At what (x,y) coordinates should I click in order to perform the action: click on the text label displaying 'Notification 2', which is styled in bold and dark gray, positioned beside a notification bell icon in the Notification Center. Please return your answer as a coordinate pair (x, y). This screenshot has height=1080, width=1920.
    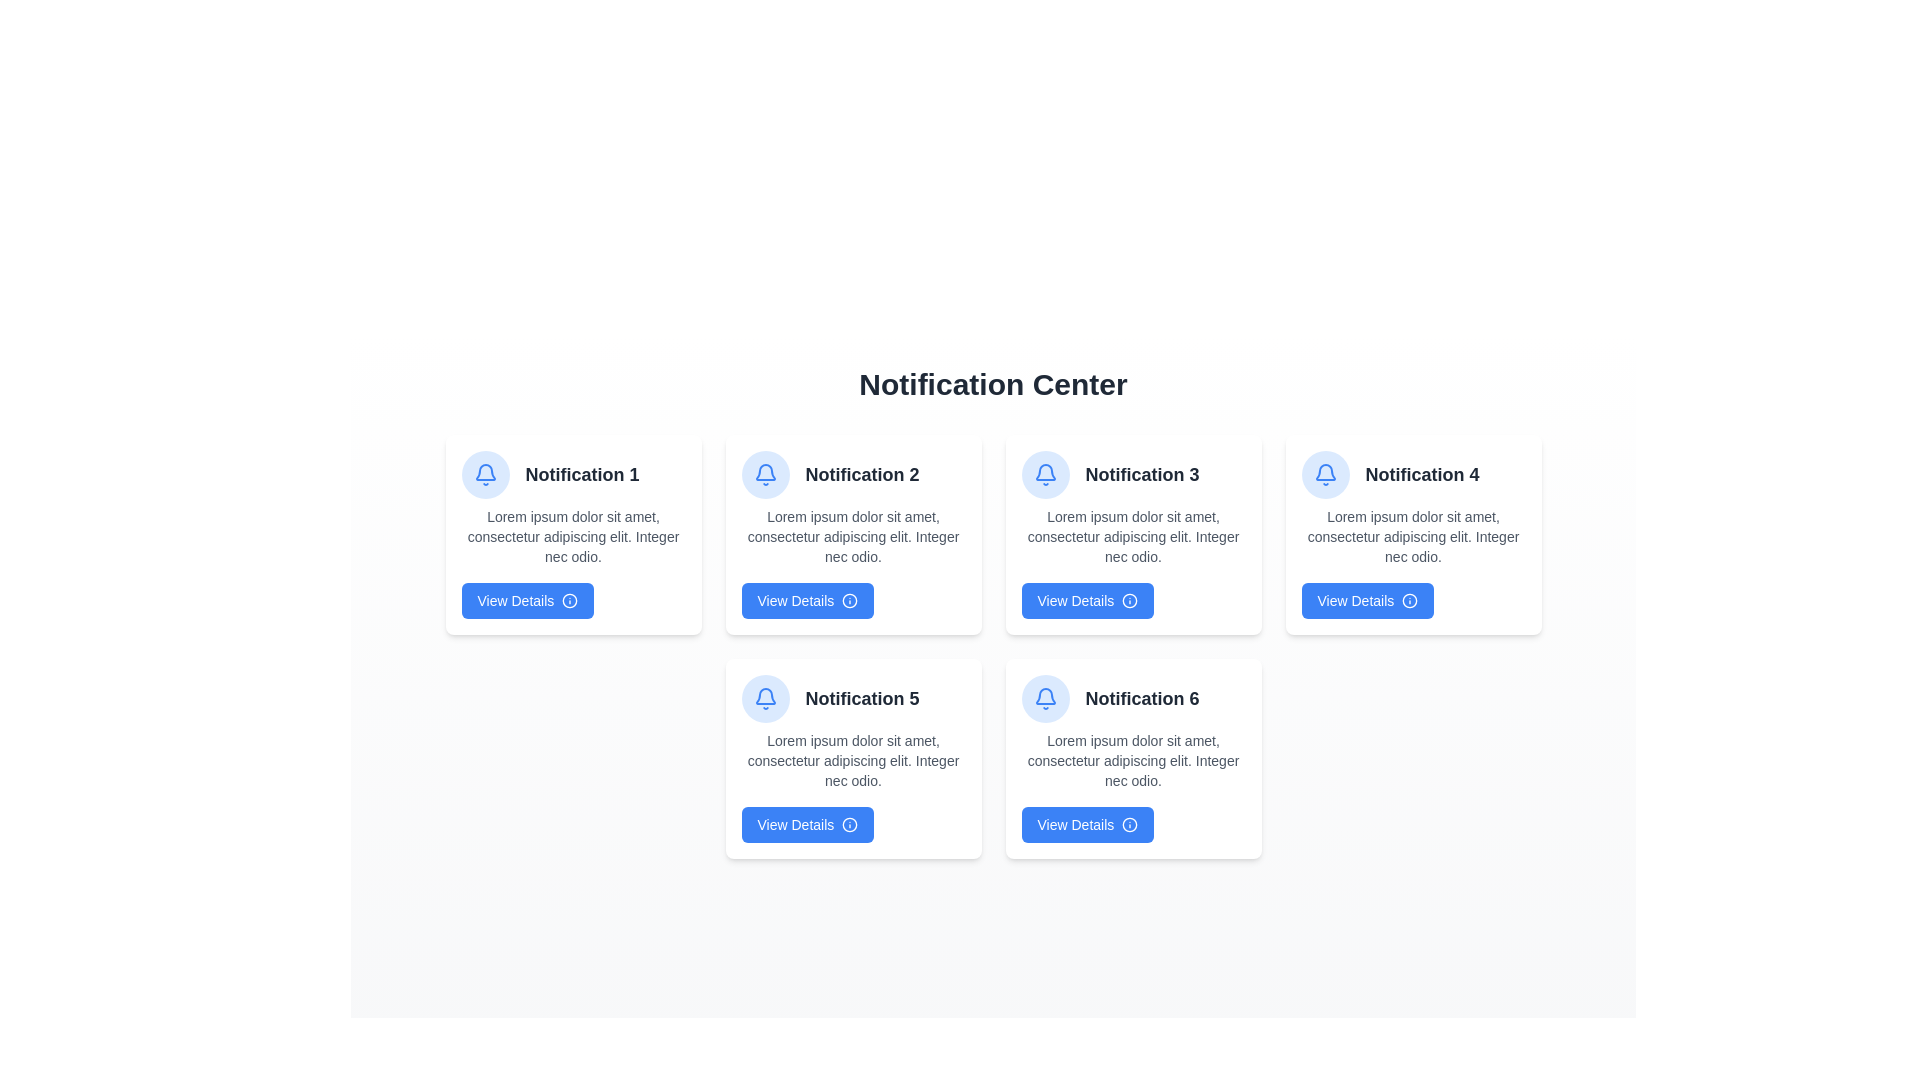
    Looking at the image, I should click on (862, 474).